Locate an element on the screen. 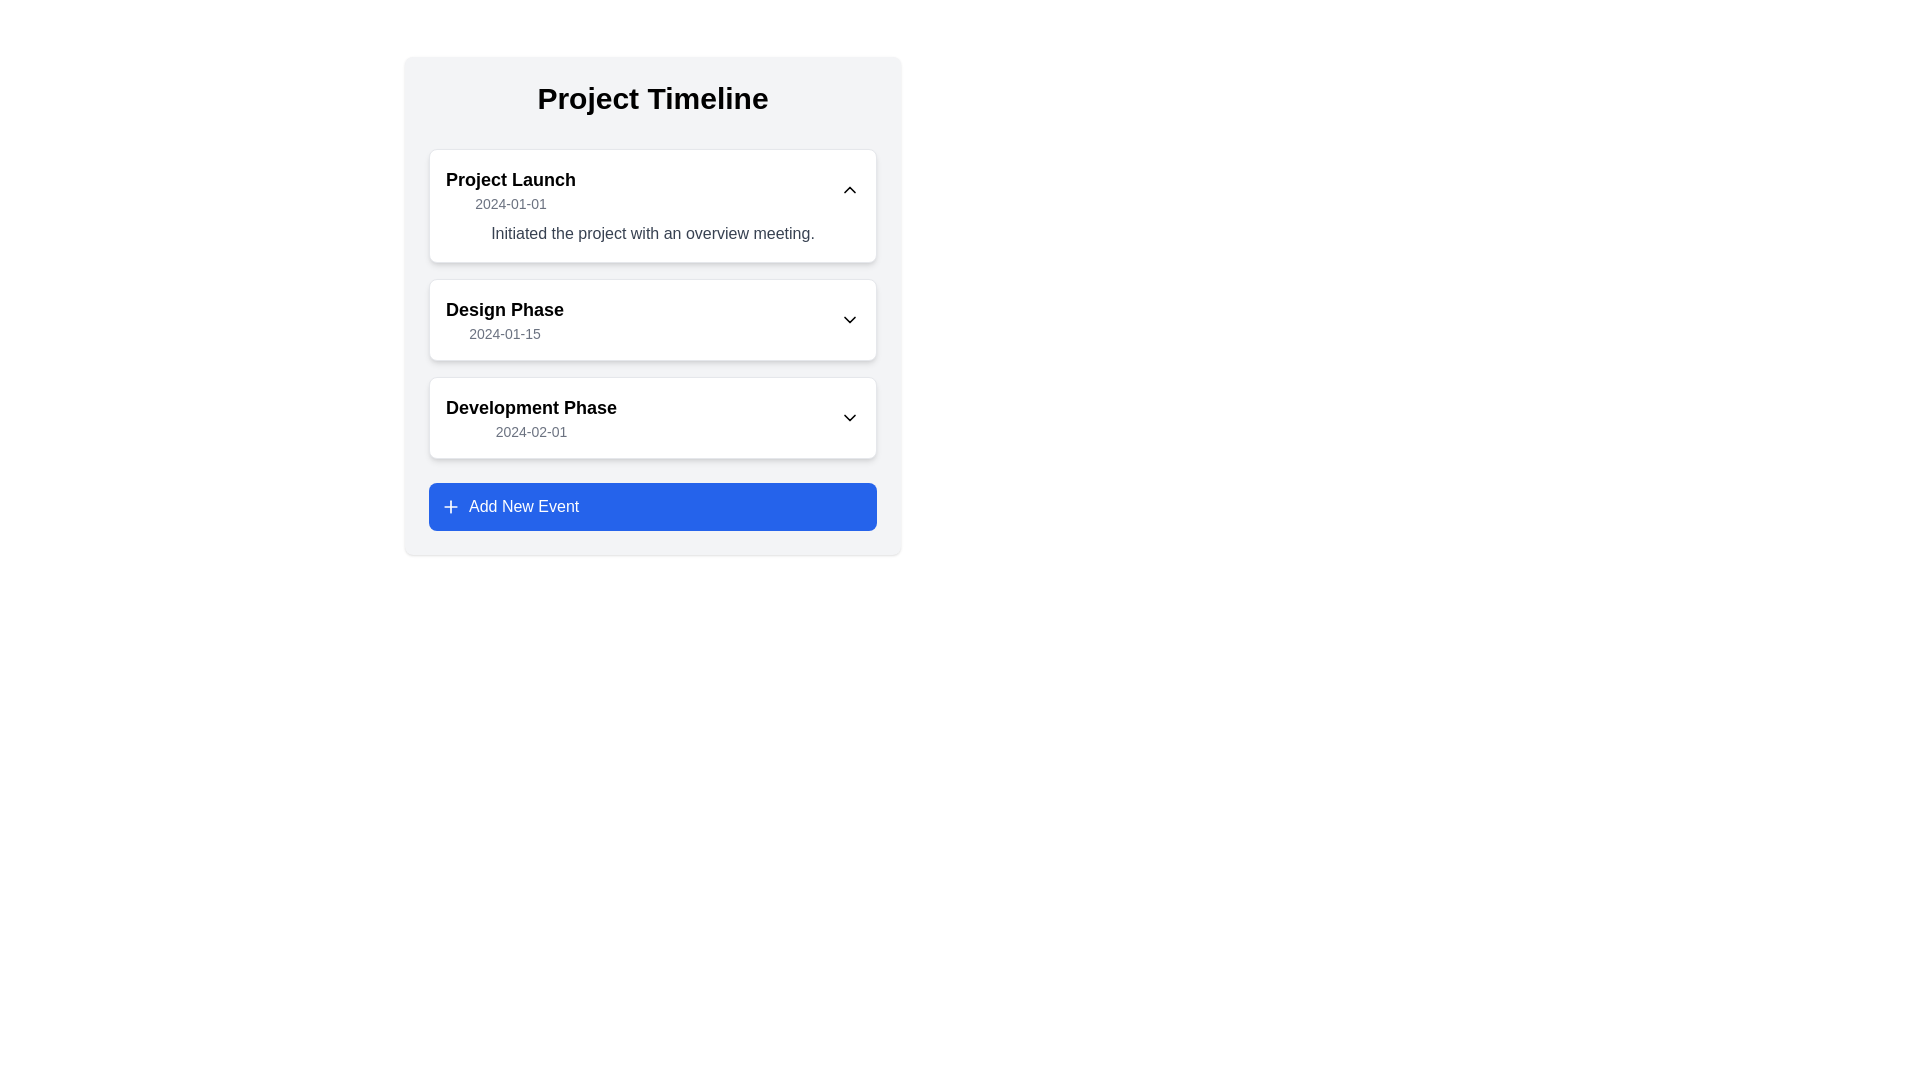  the 'Development Phase' text label, which is the third entry in a list of phases in the 'Project Timeline' section, located above the '+' button labeled 'Add New Event' is located at coordinates (531, 416).